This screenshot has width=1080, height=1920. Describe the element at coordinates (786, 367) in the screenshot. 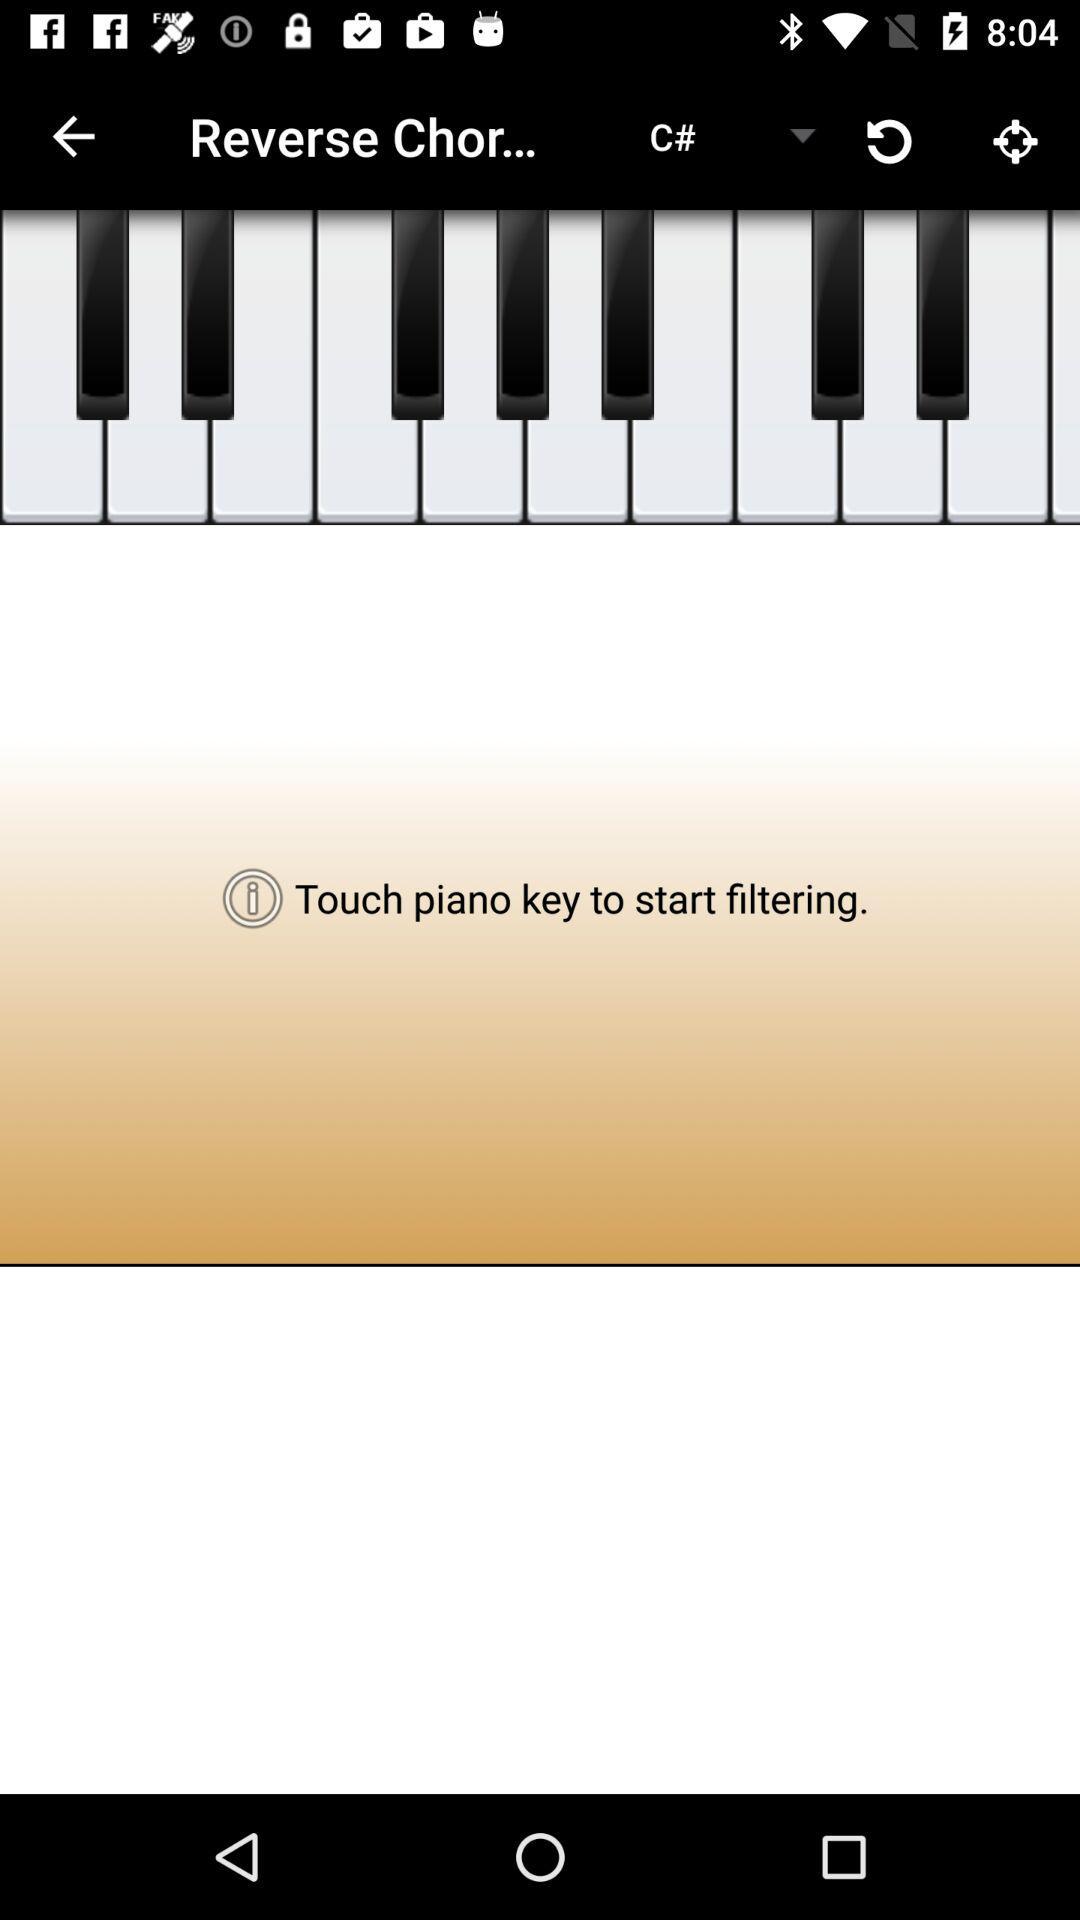

I see `keybord enter` at that location.